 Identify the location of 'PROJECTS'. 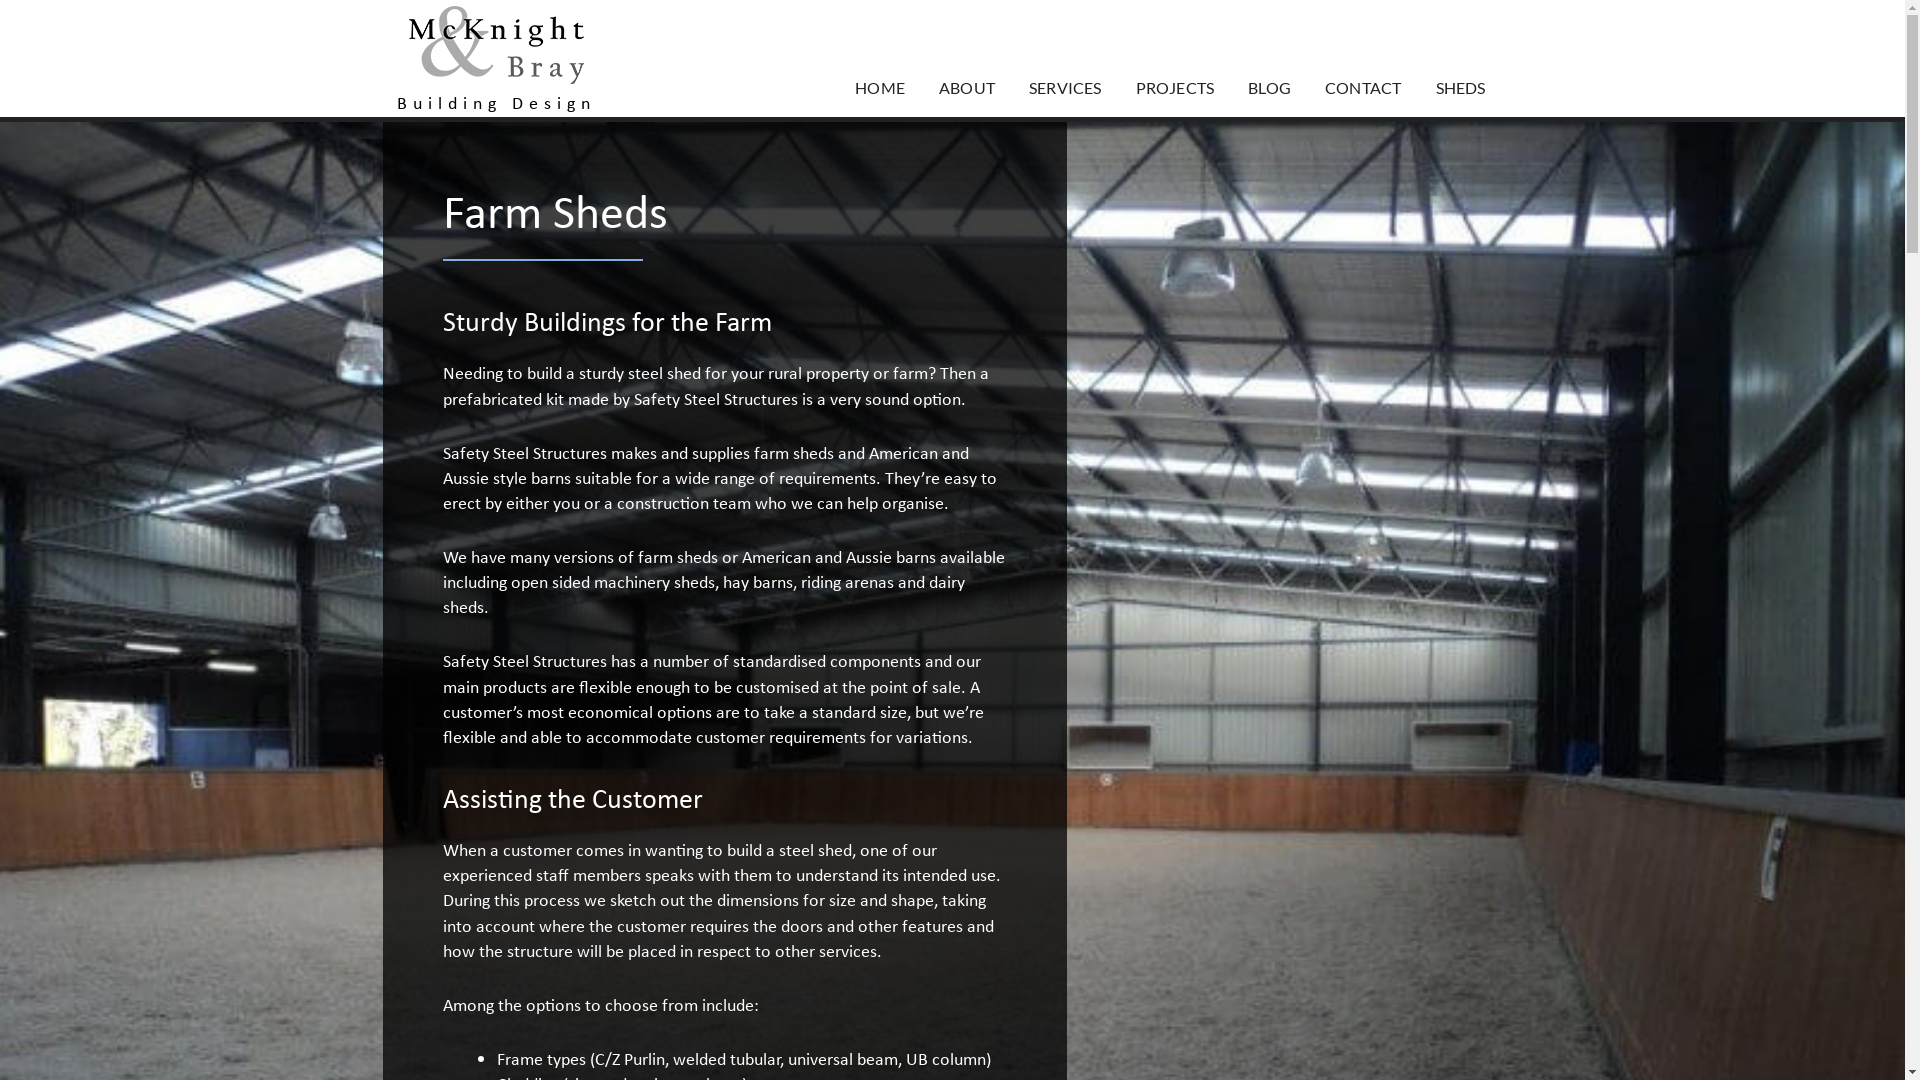
(1117, 87).